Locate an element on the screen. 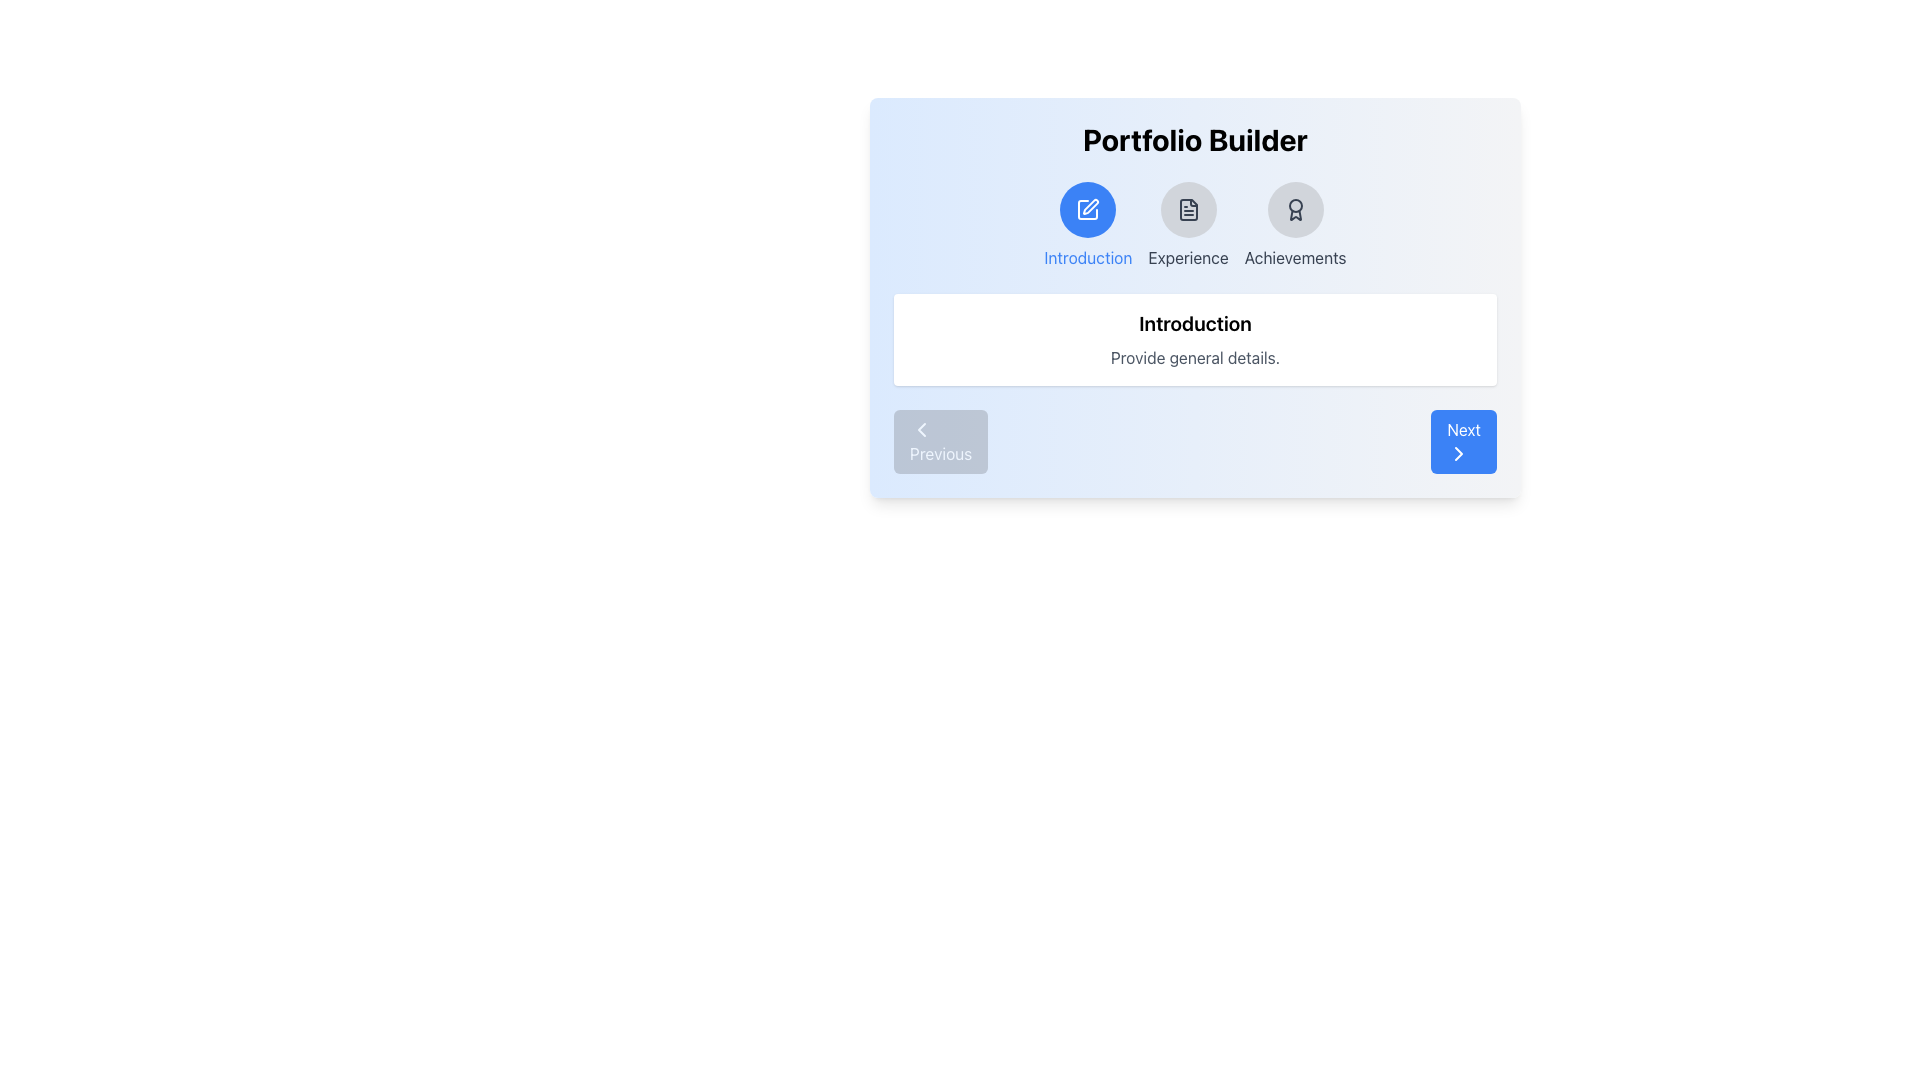  the third circular icon in the navigation section representing 'Achievements', located below the text 'Achievements' is located at coordinates (1295, 209).